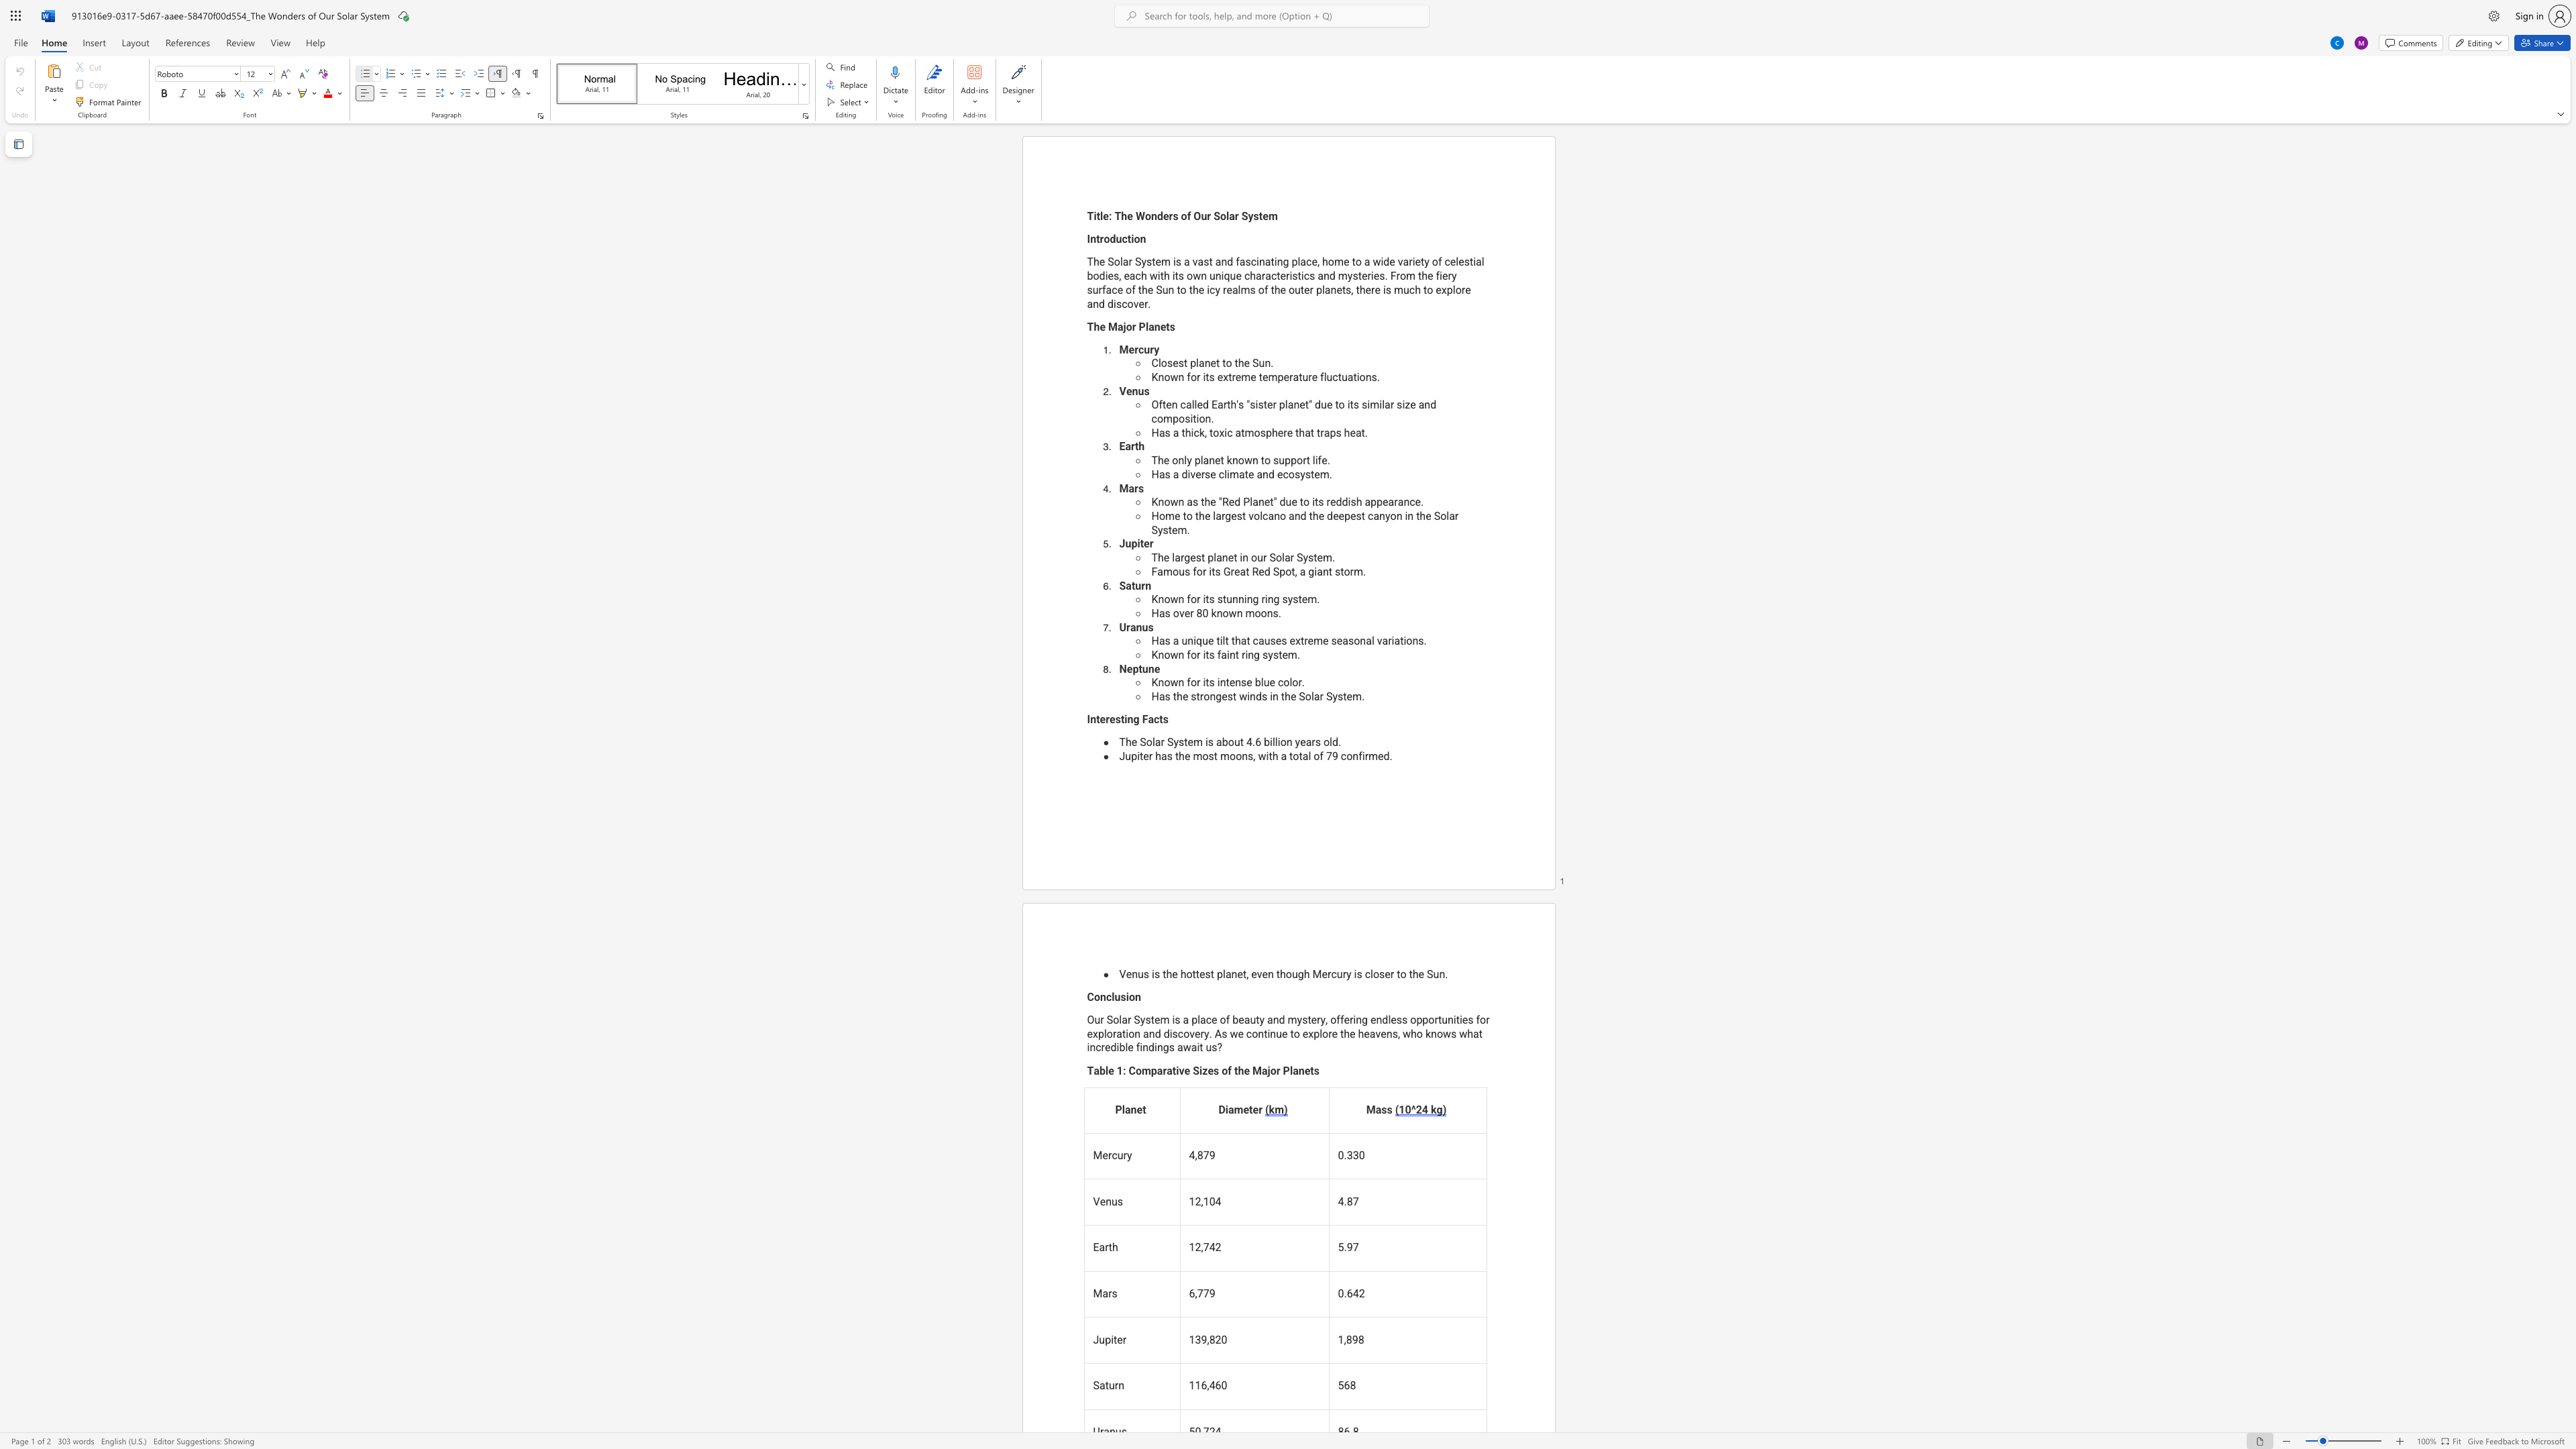 This screenshot has width=2576, height=1449. What do you see at coordinates (1291, 376) in the screenshot?
I see `the 3th character "r" in the text` at bounding box center [1291, 376].